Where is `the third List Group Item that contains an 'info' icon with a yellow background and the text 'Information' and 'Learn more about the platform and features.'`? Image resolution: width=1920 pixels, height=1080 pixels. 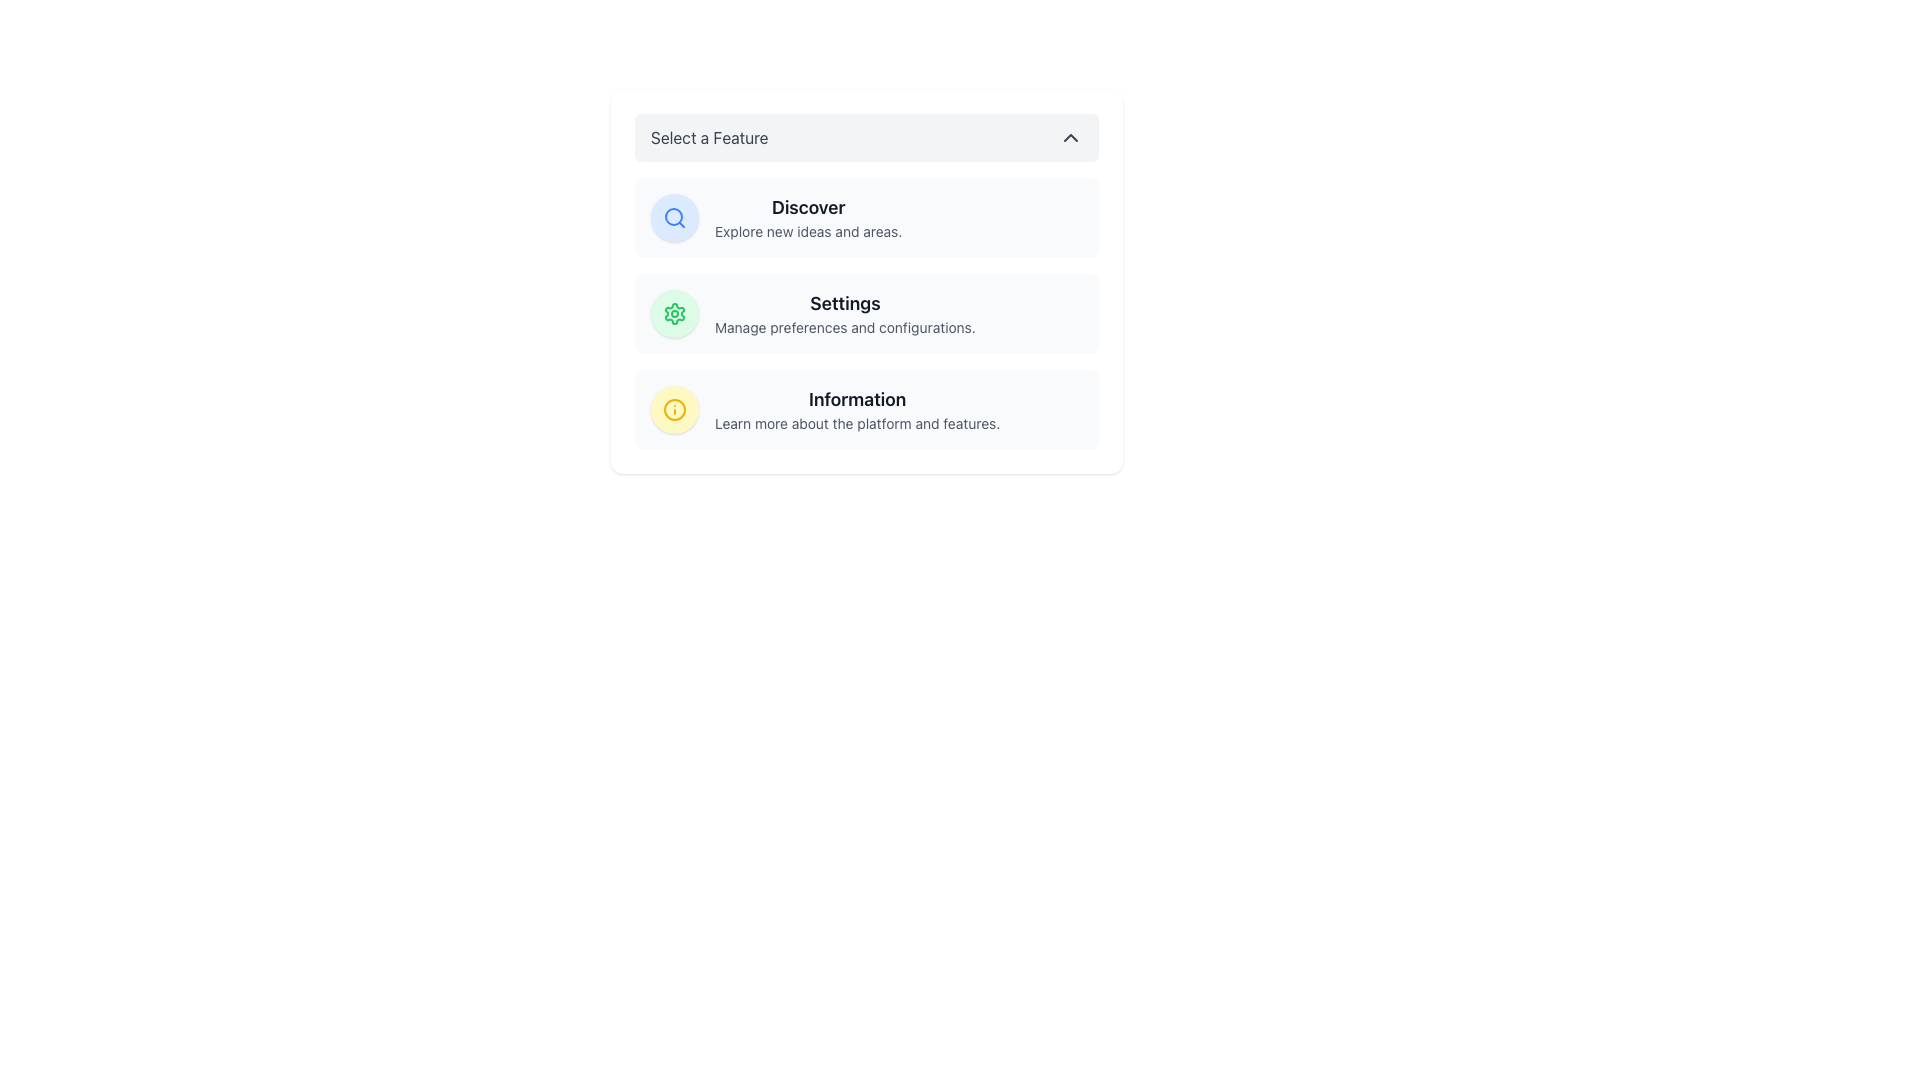 the third List Group Item that contains an 'info' icon with a yellow background and the text 'Information' and 'Learn more about the platform and features.' is located at coordinates (867, 408).